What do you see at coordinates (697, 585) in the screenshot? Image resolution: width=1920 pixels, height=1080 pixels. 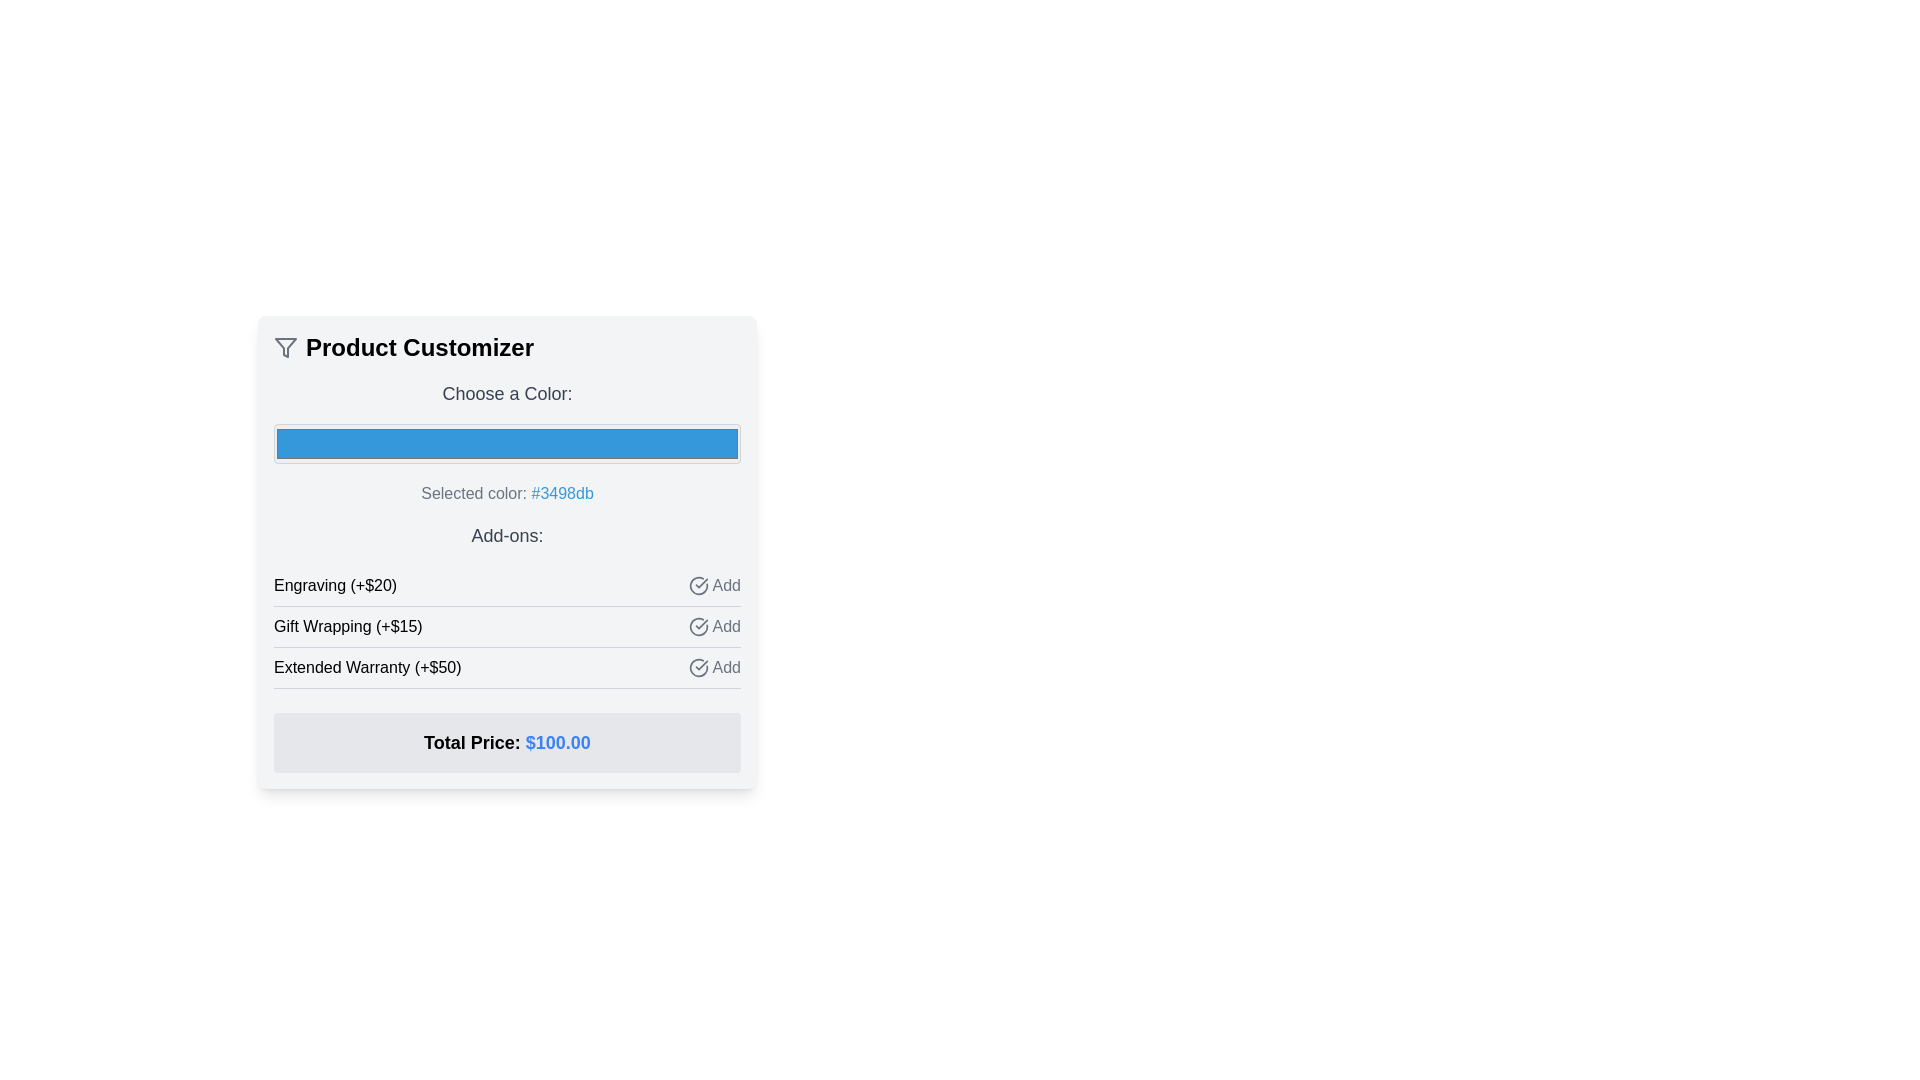 I see `the Checkmark icon located at the far right of the first row in the add-on section for 'Engraving (+$20)', indicating a confirmation or completion action` at bounding box center [697, 585].